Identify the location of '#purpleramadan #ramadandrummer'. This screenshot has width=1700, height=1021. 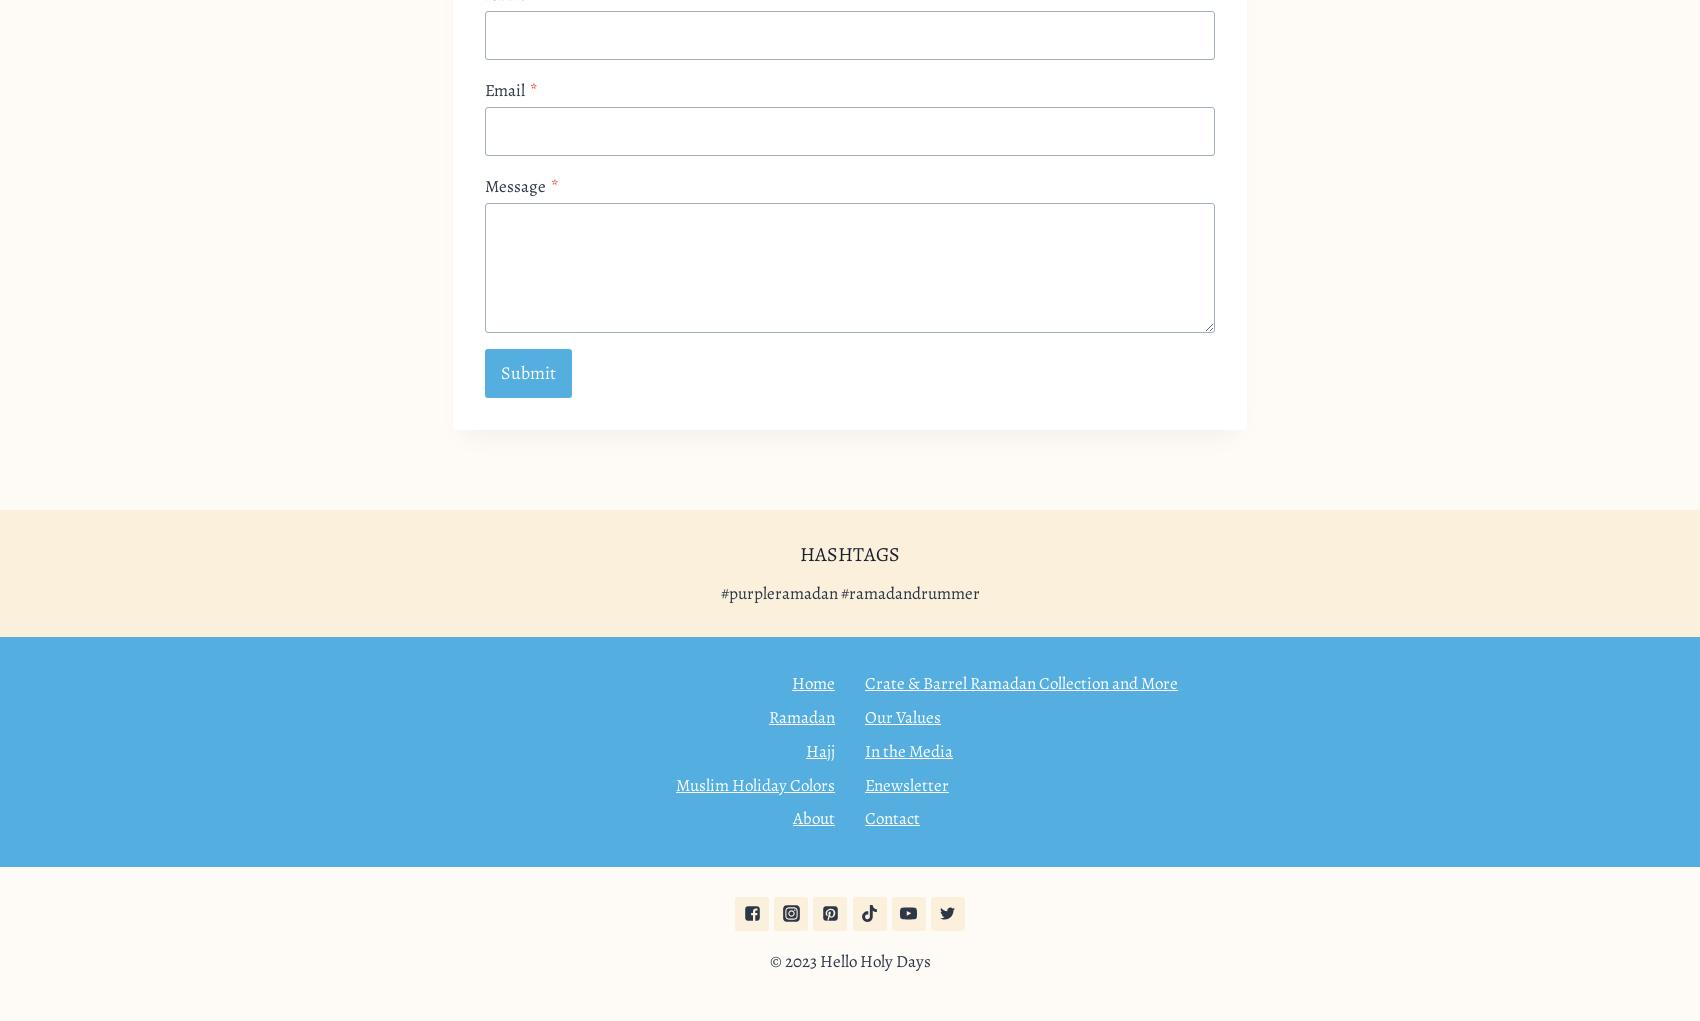
(848, 592).